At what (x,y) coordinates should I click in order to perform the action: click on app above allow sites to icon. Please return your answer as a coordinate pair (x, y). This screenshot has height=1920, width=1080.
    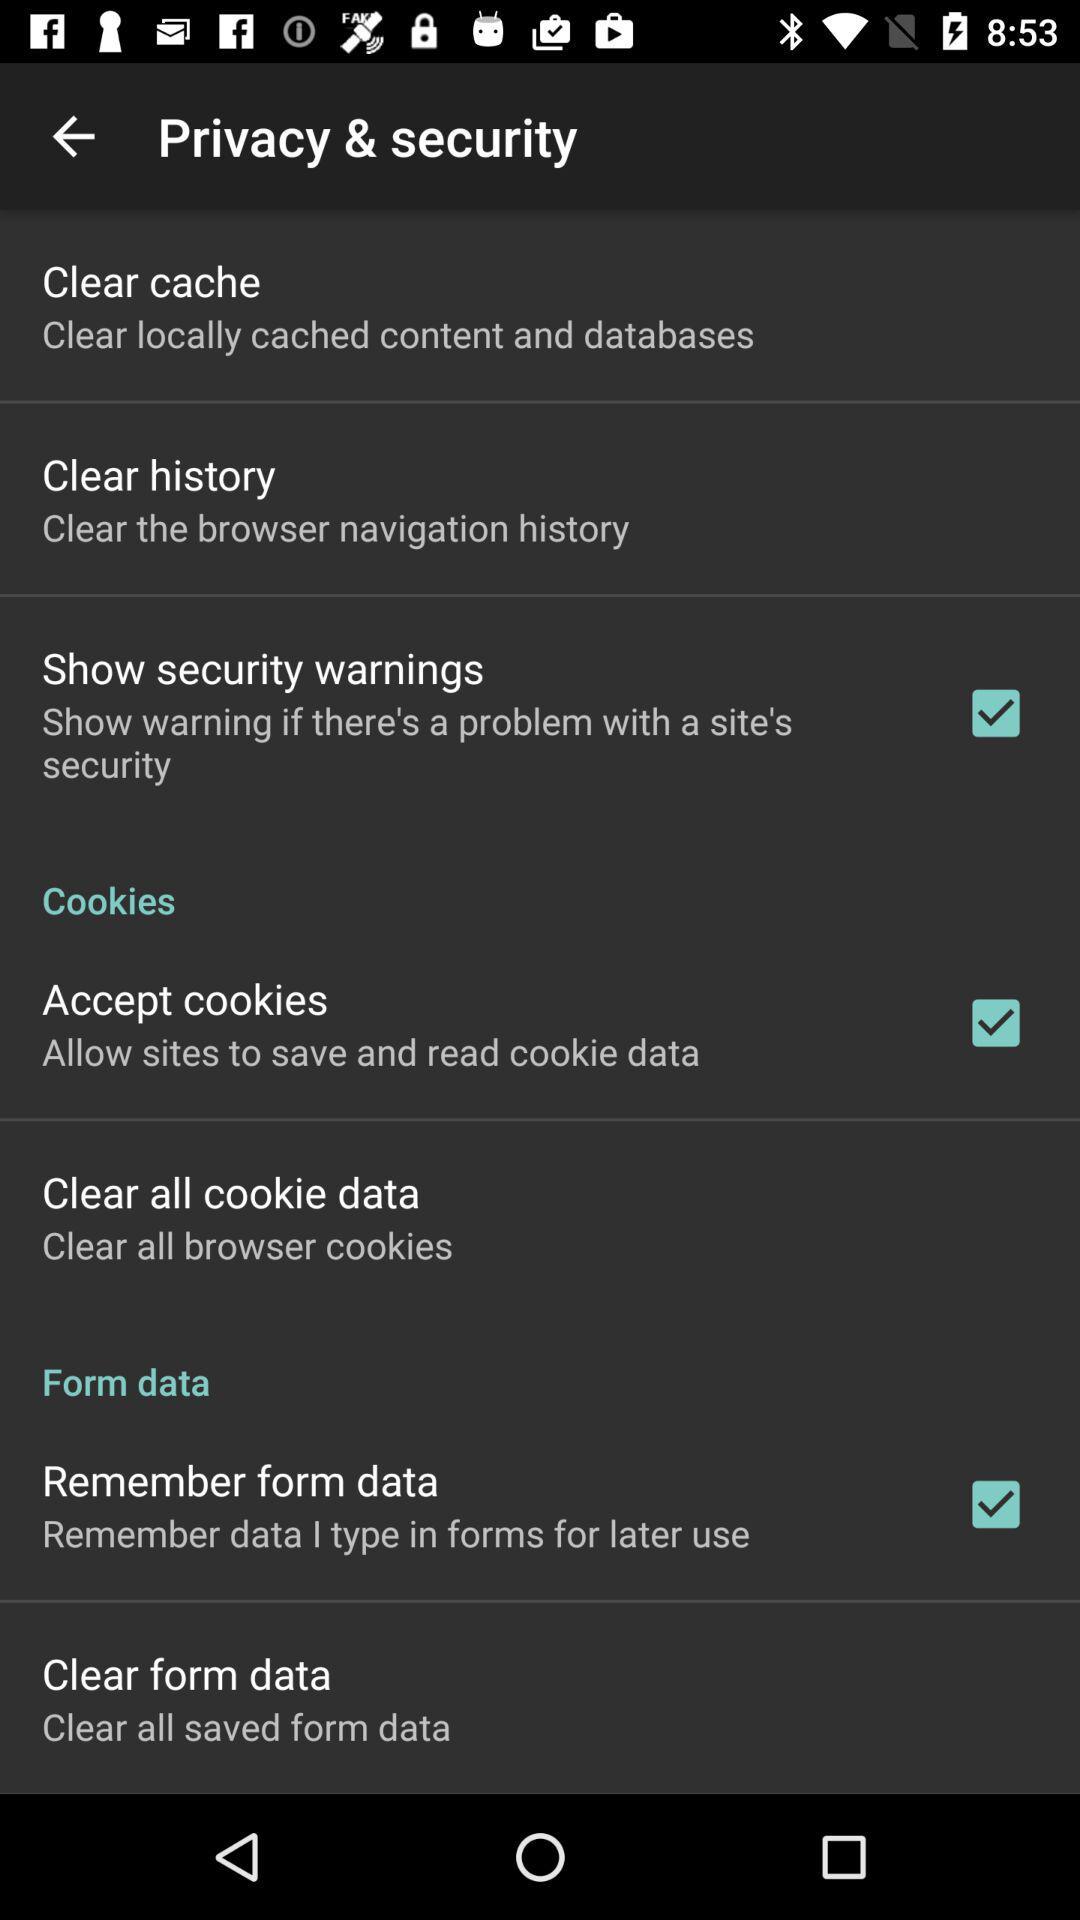
    Looking at the image, I should click on (185, 998).